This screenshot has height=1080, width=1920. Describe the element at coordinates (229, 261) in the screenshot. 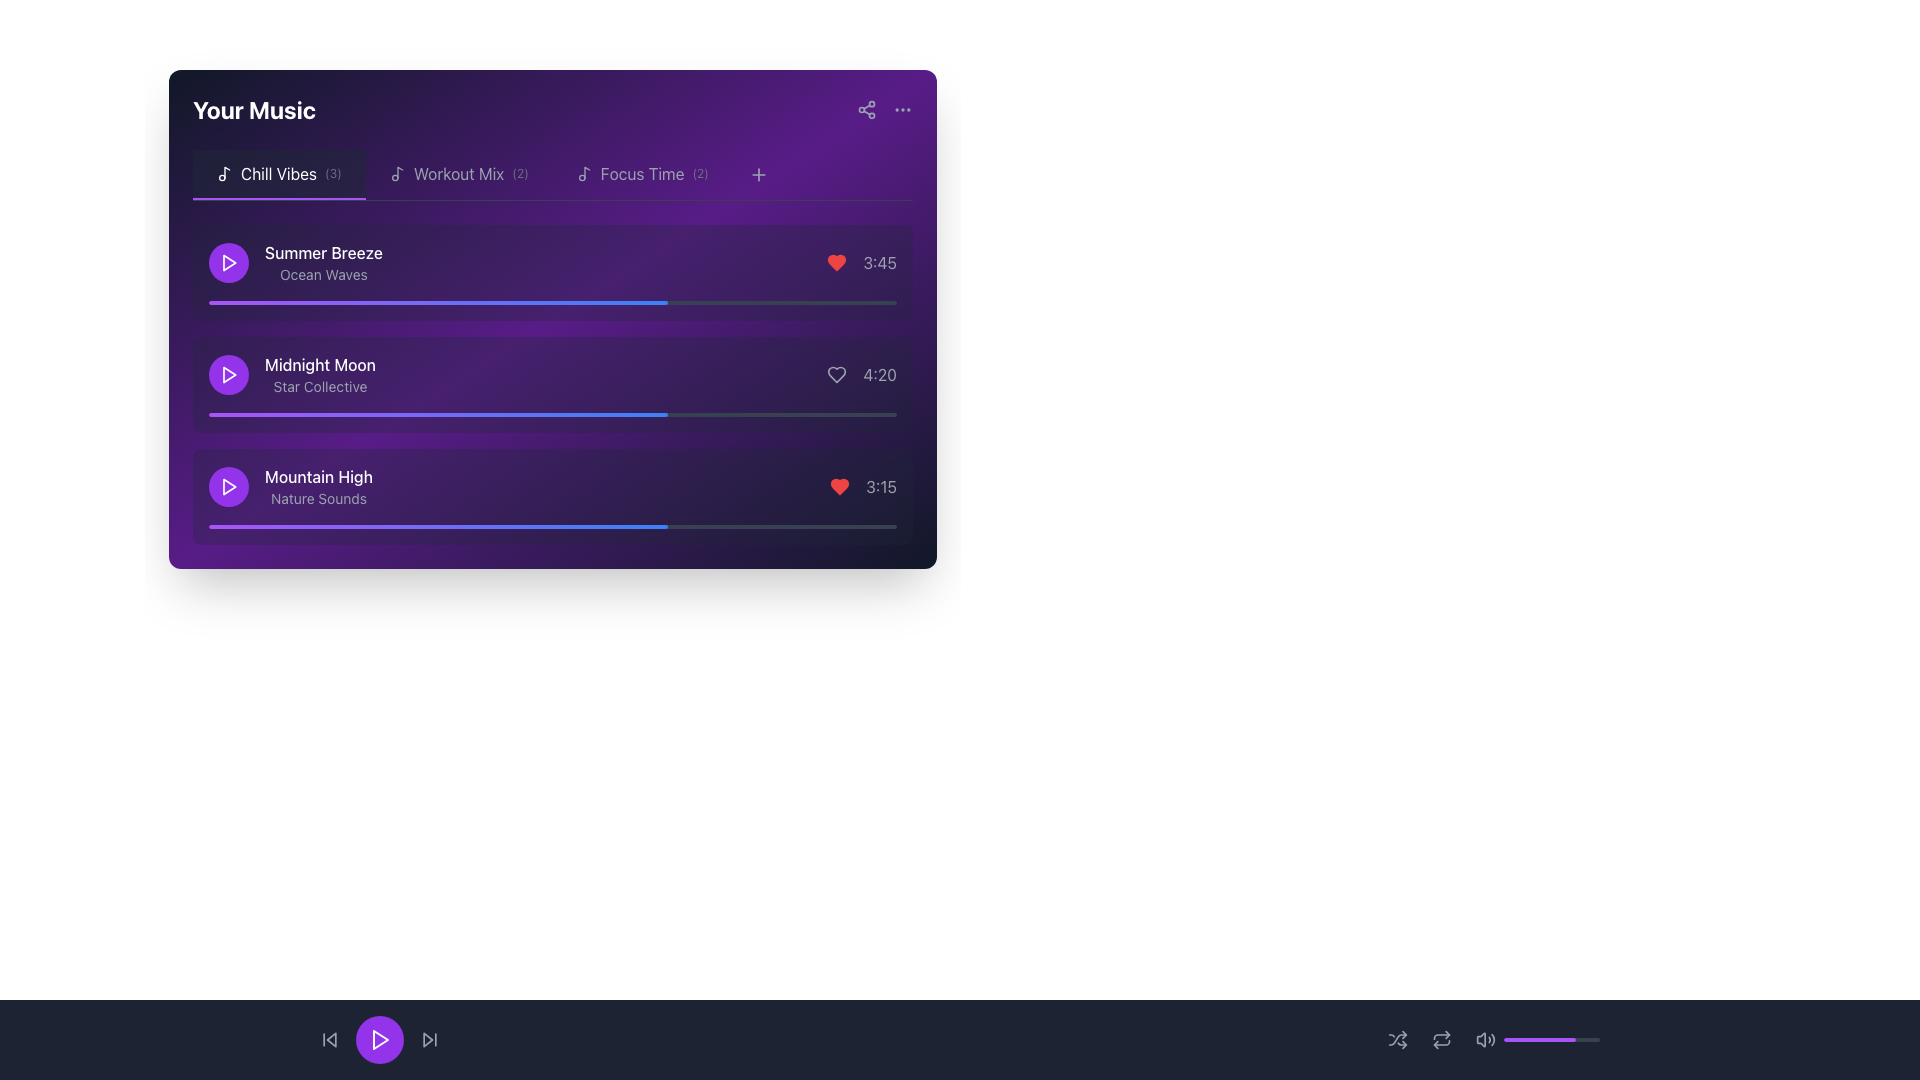

I see `the play button located on the left side of the 'Summer Breeze' track item in the 'Chill Vibes' playlist to initiate playback of the track` at that location.